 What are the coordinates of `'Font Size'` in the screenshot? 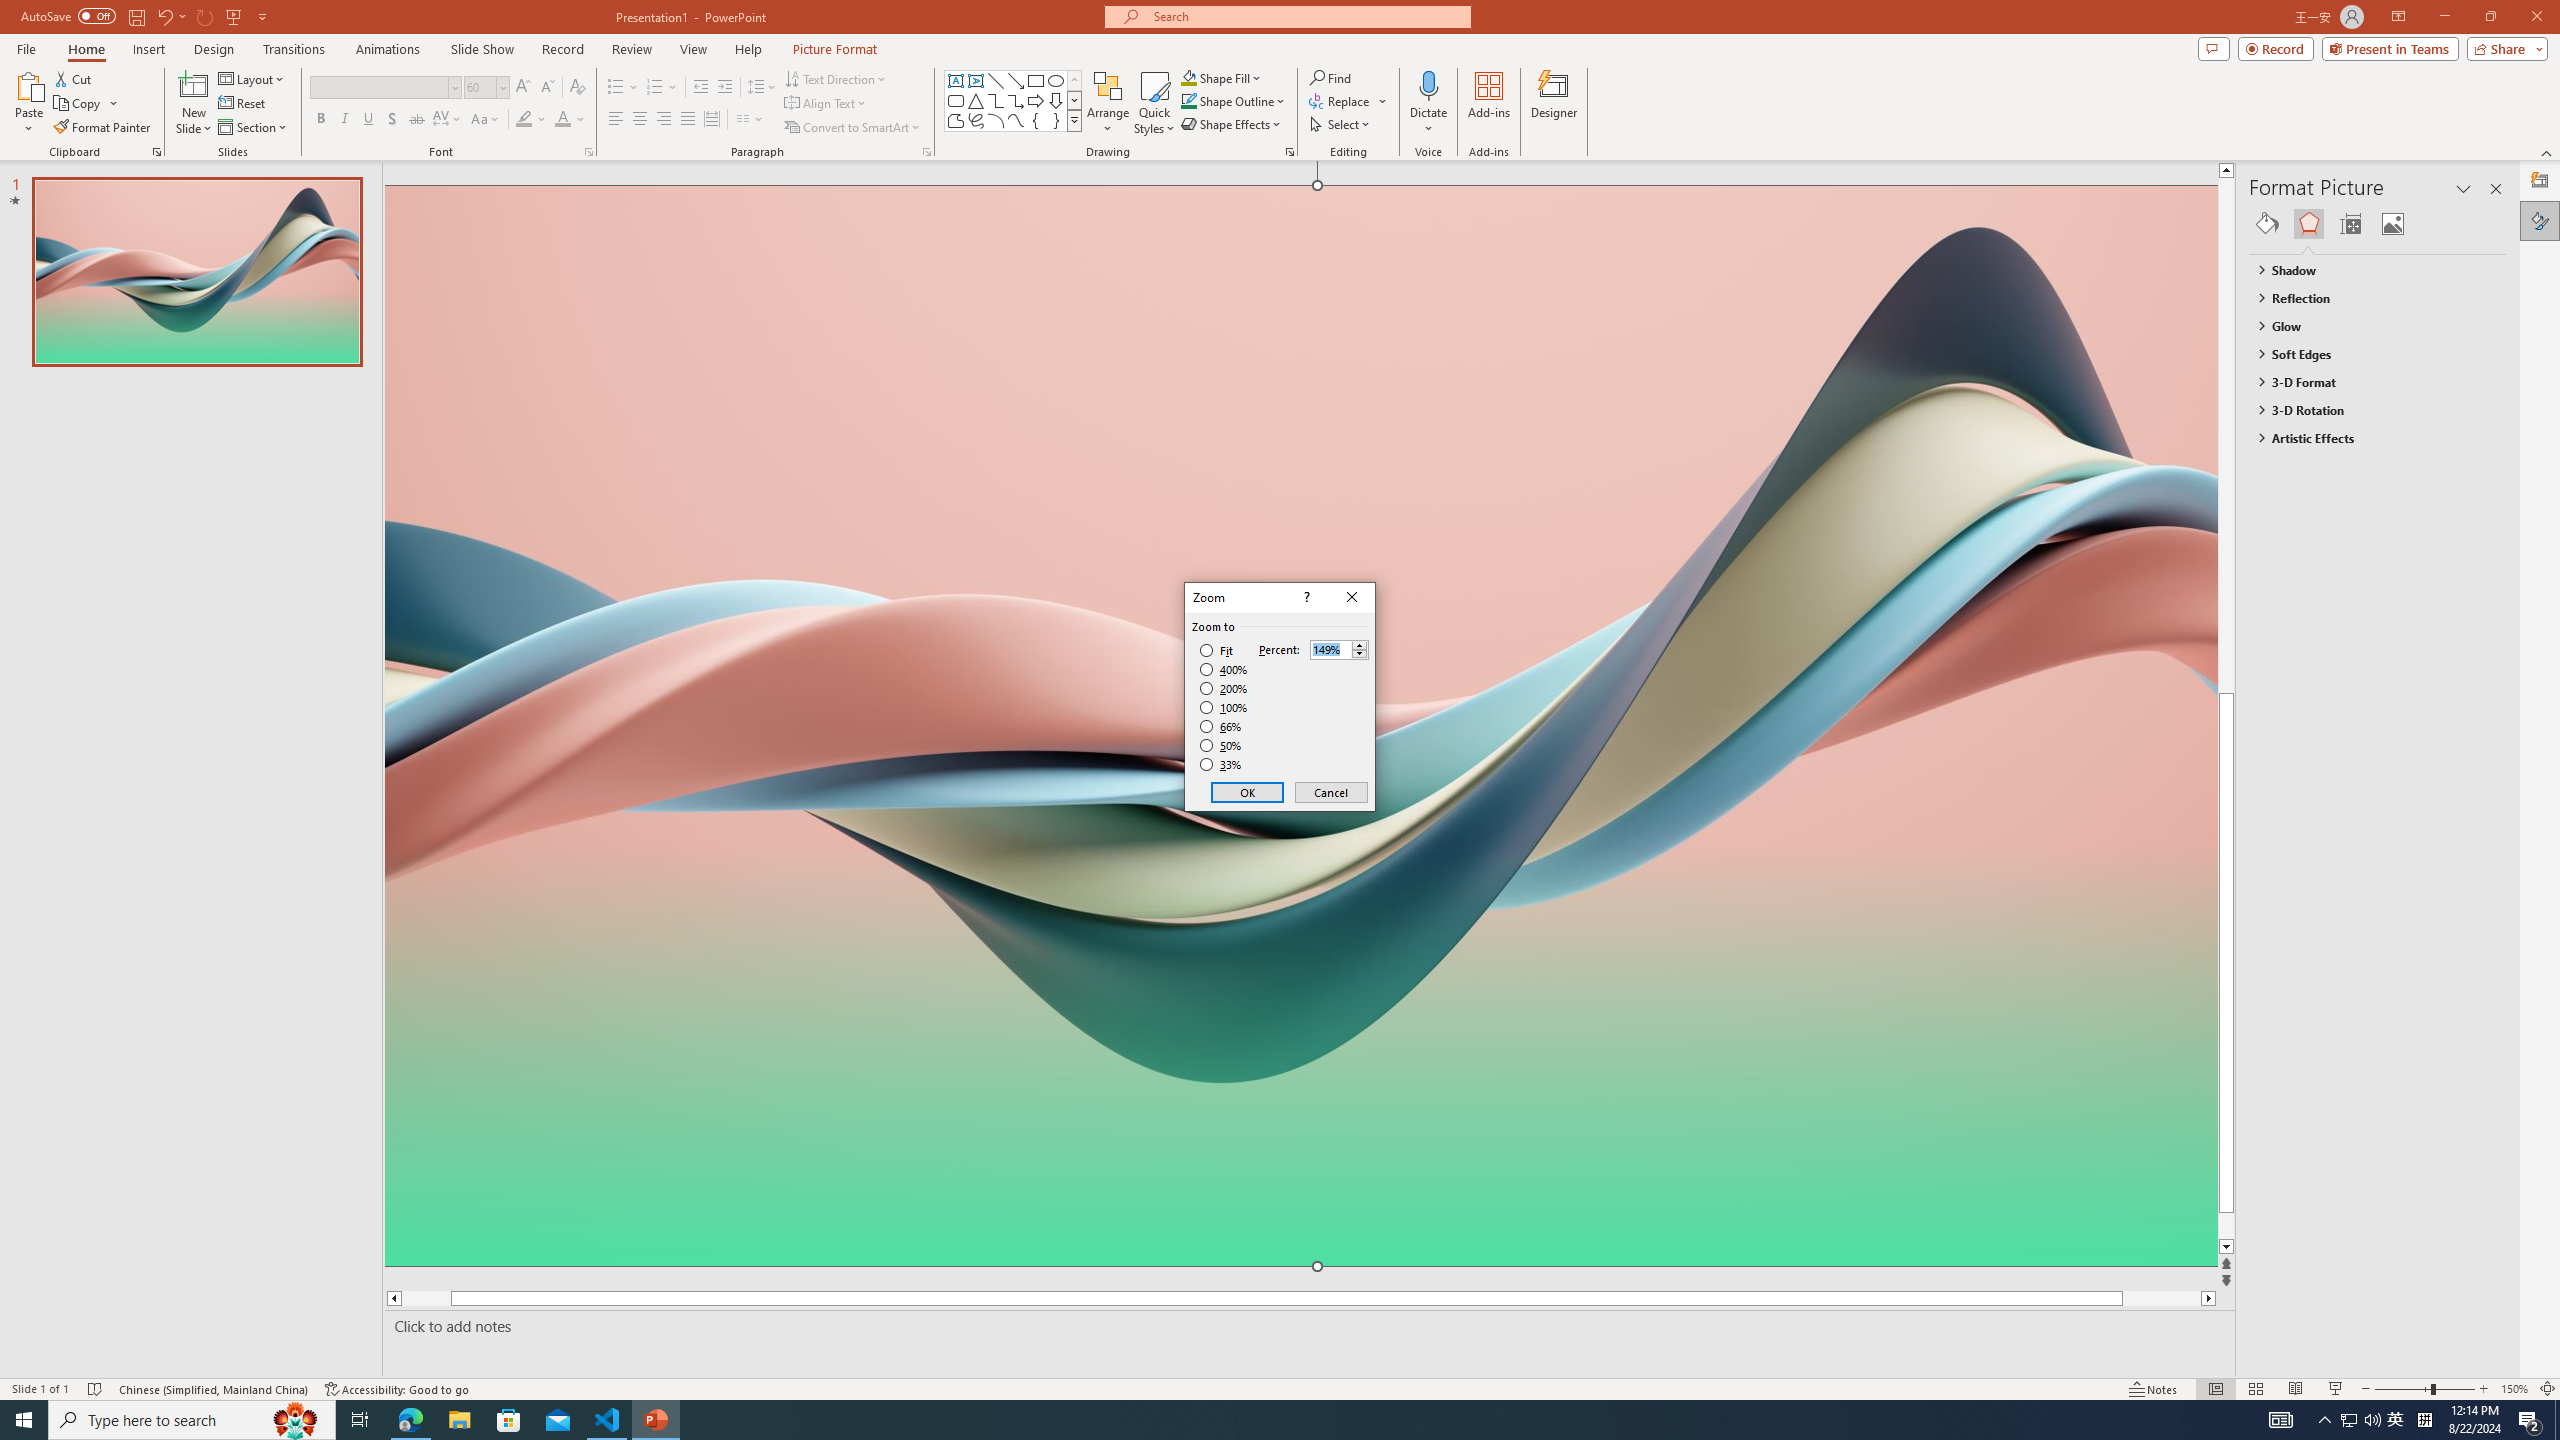 It's located at (485, 87).